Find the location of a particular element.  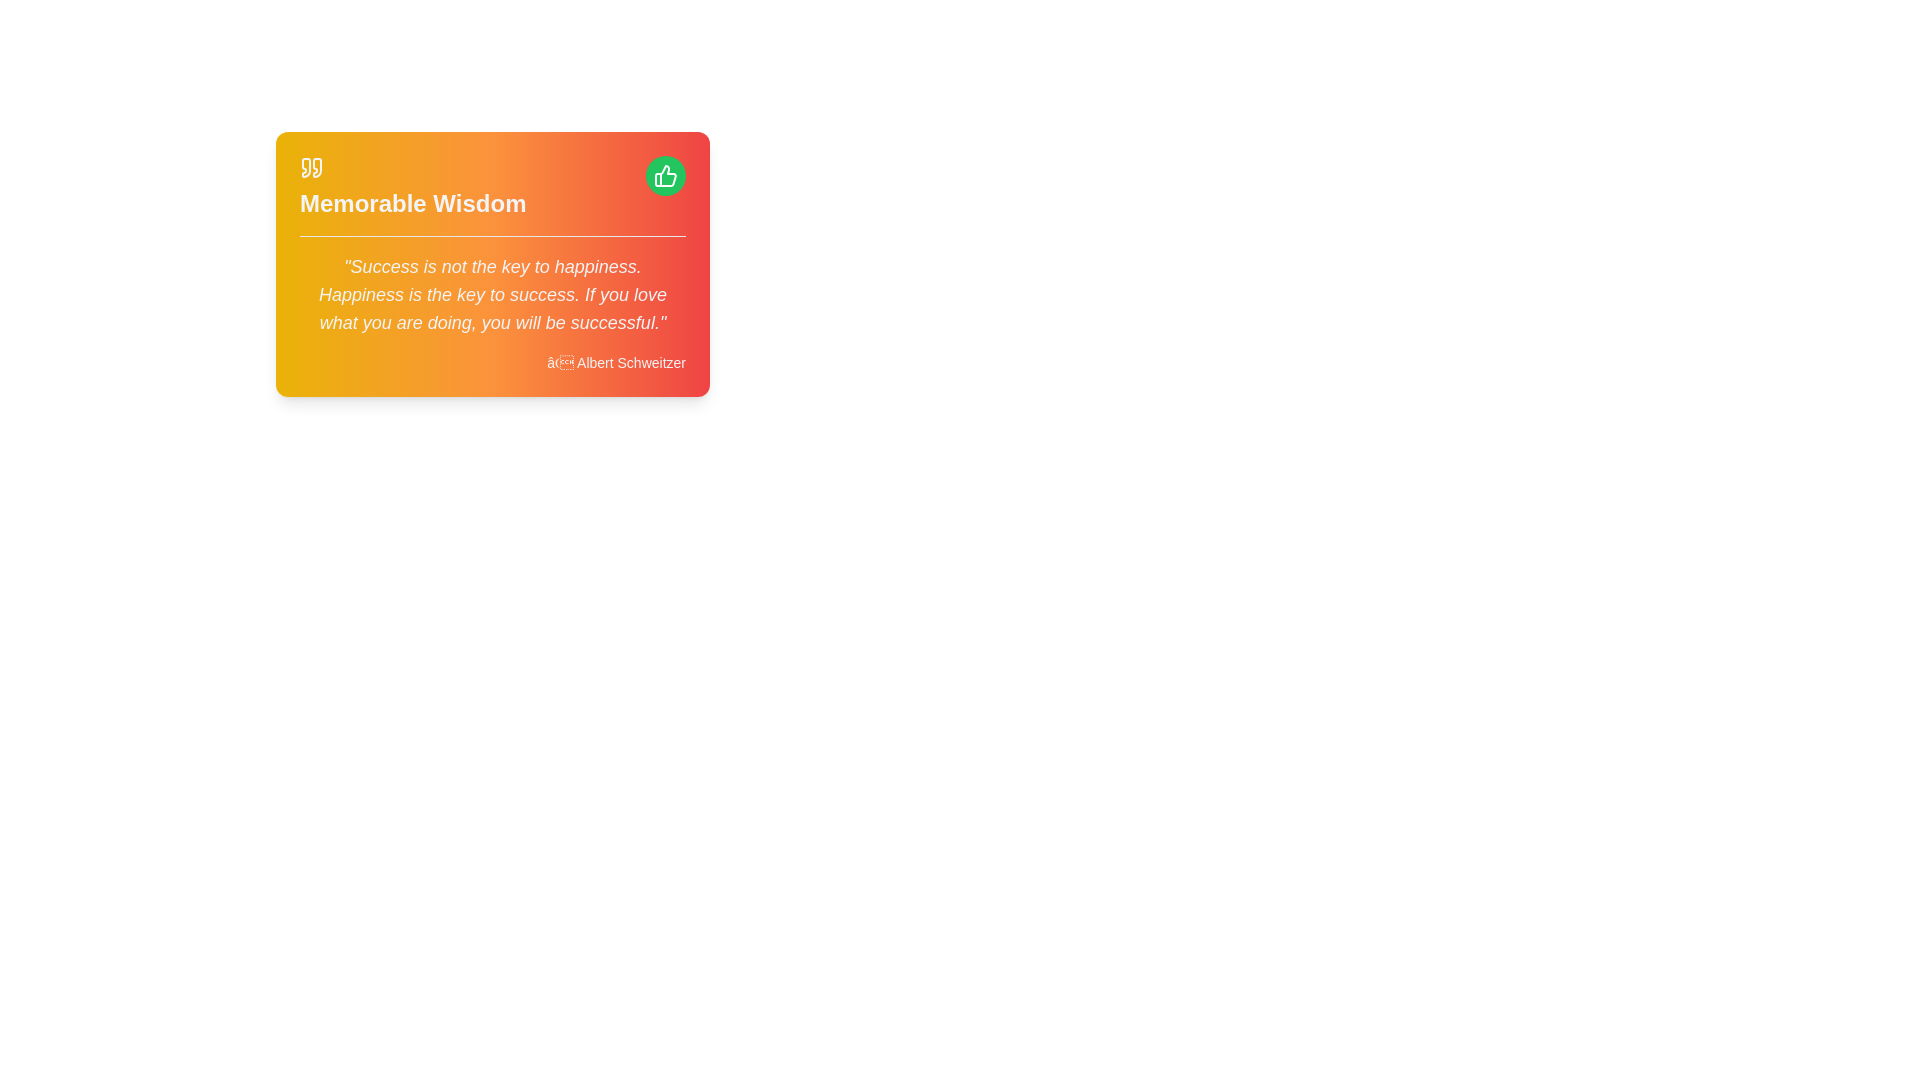

the right-side quotation mark component of the icon located in the top-left area of the colorful card near the heading 'Memorable Wisdom' is located at coordinates (316, 167).